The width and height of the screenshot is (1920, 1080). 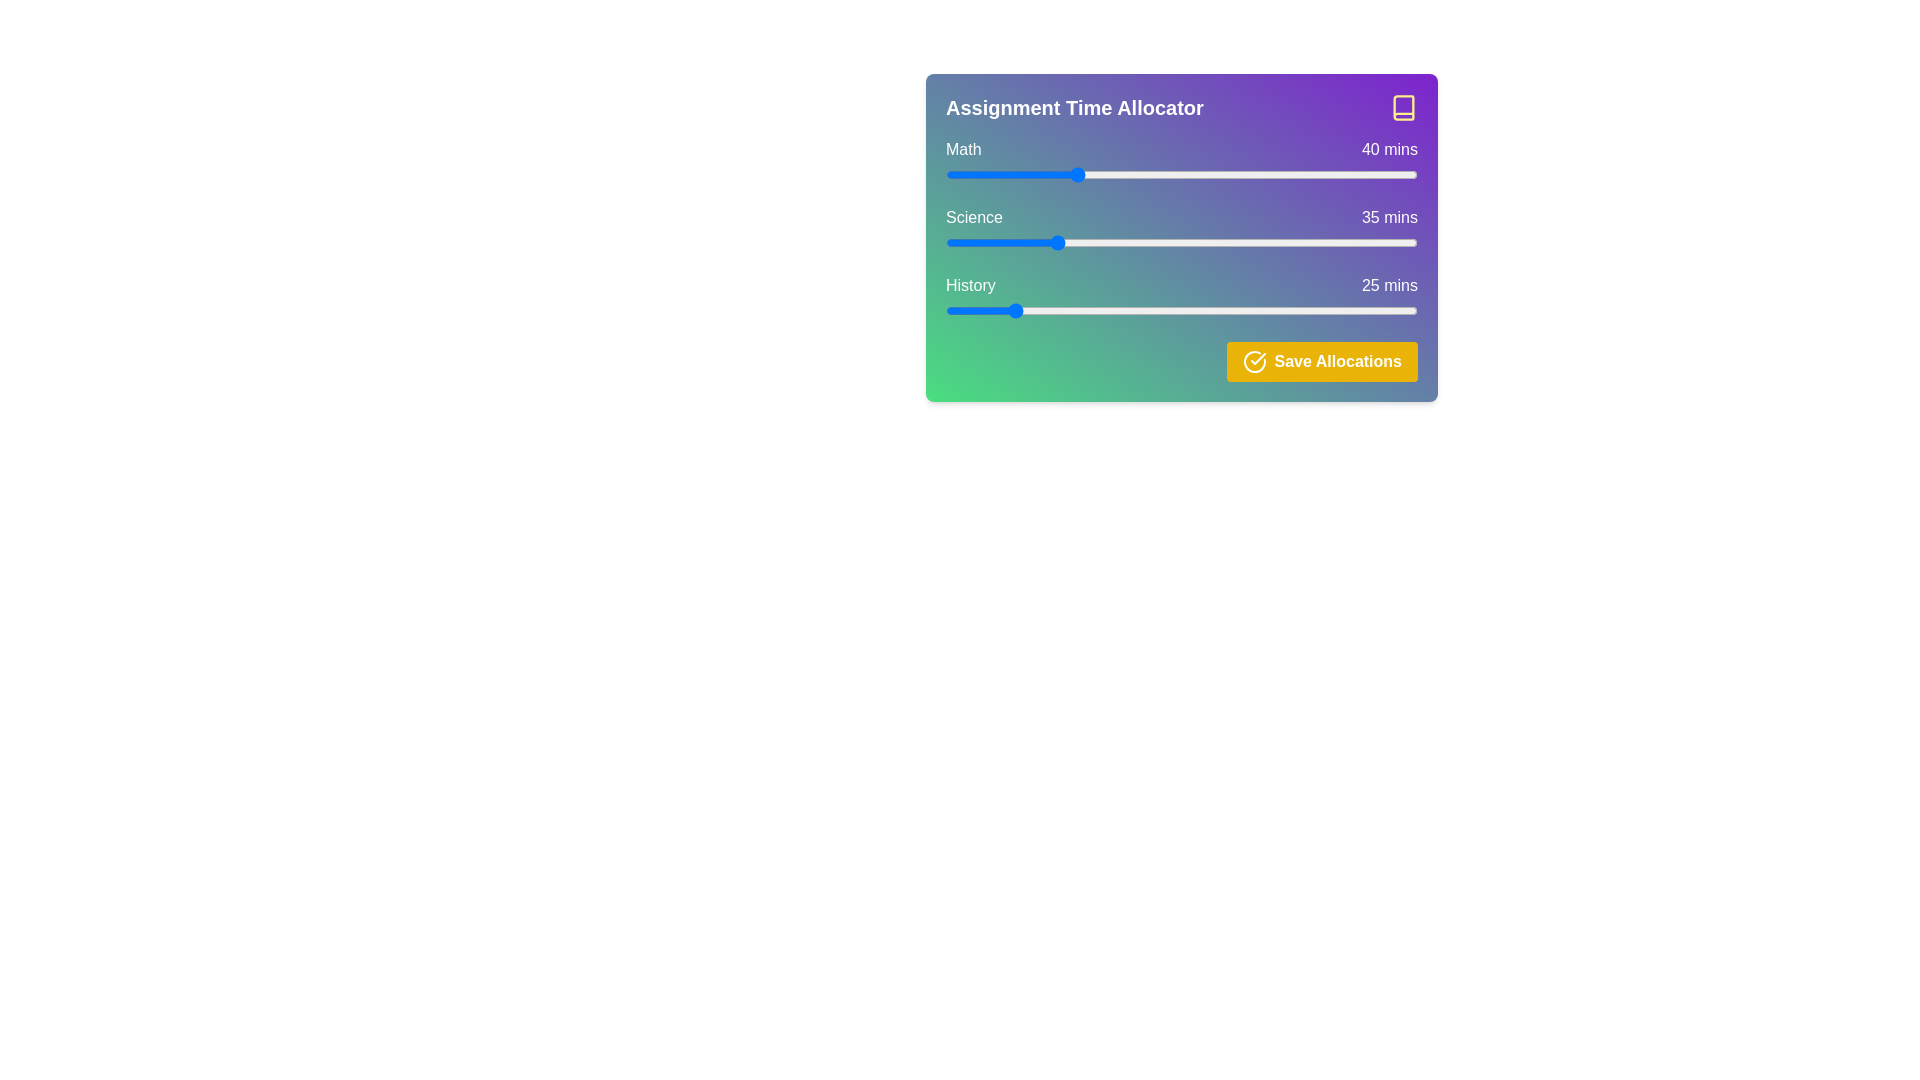 What do you see at coordinates (1147, 173) in the screenshot?
I see `the slider for 'Math'` at bounding box center [1147, 173].